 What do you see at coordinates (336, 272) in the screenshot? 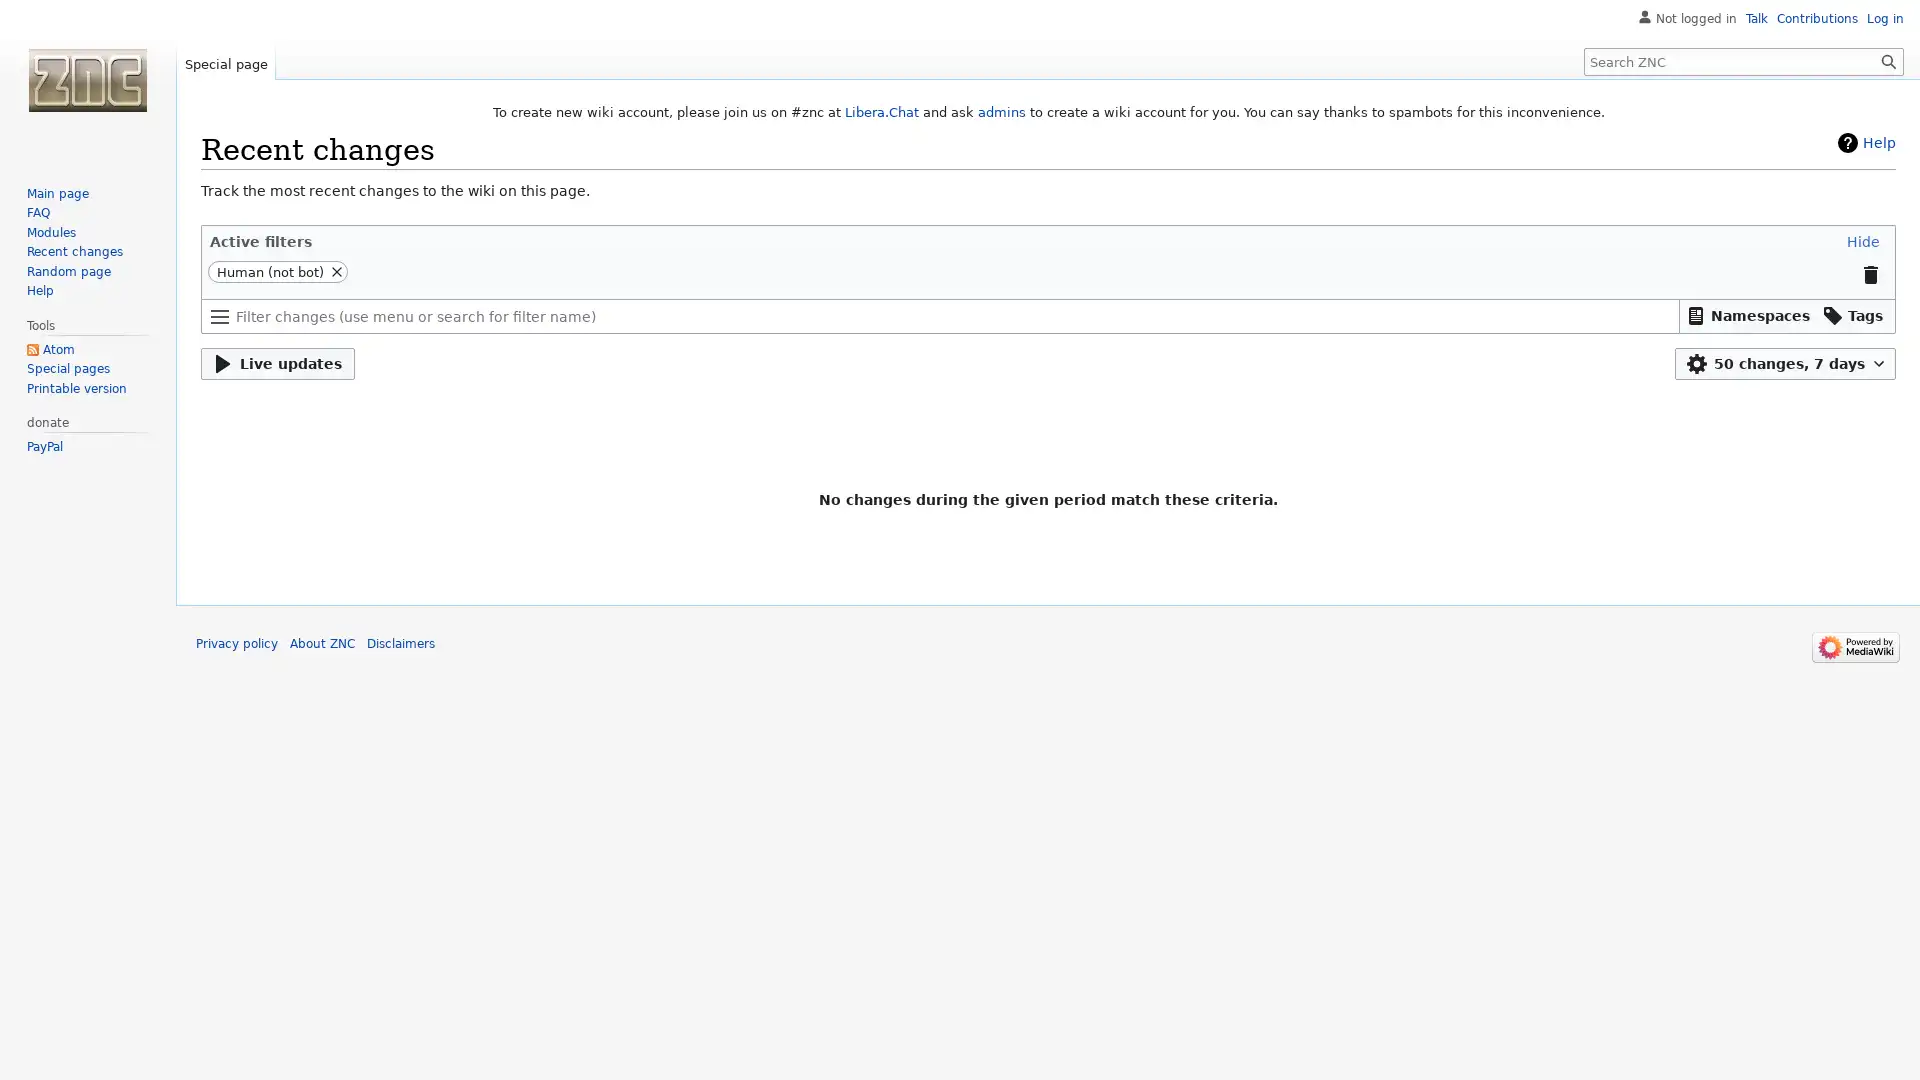
I see `Remove 'Human (not bot)'` at bounding box center [336, 272].